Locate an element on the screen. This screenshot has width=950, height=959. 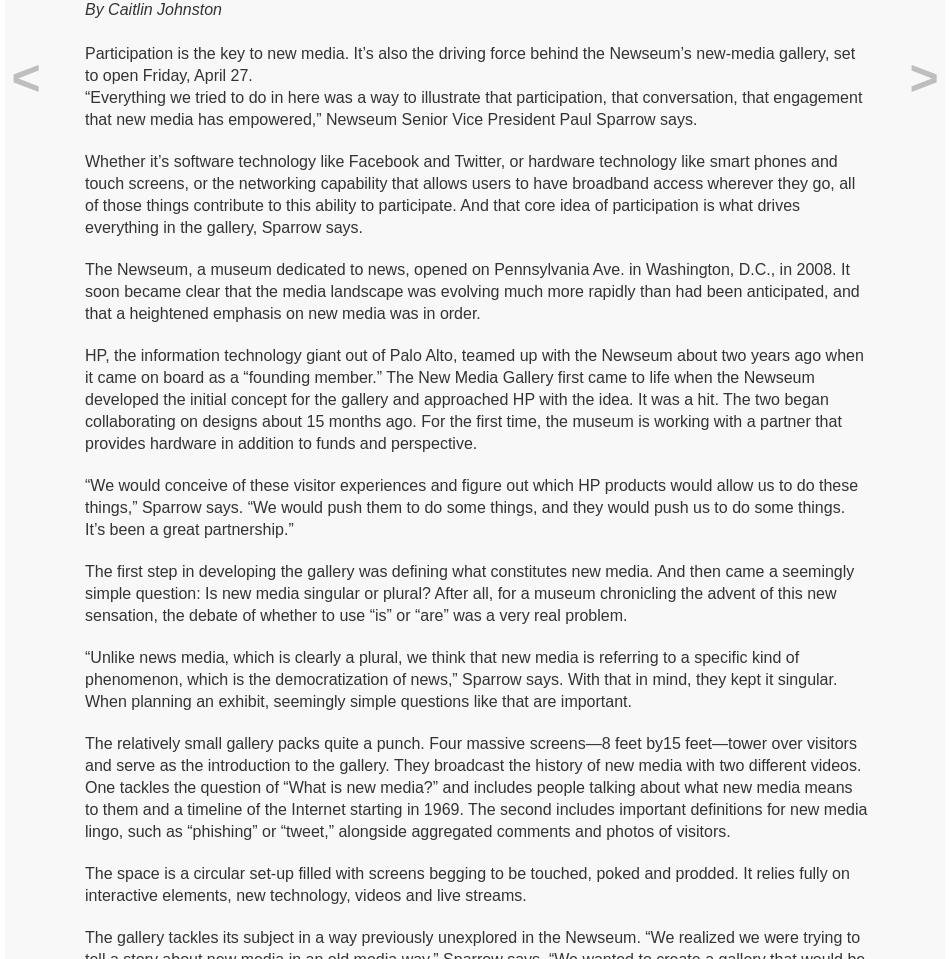
'The first step in developing the gallery was defining what constitutes new media. And then came a seemingly simple question: Is new media singular or plural? After all, for a museum chronicling the advent of this new sensation, the debate of whether to use “is” or “are” was a very real problem.' is located at coordinates (85, 591).